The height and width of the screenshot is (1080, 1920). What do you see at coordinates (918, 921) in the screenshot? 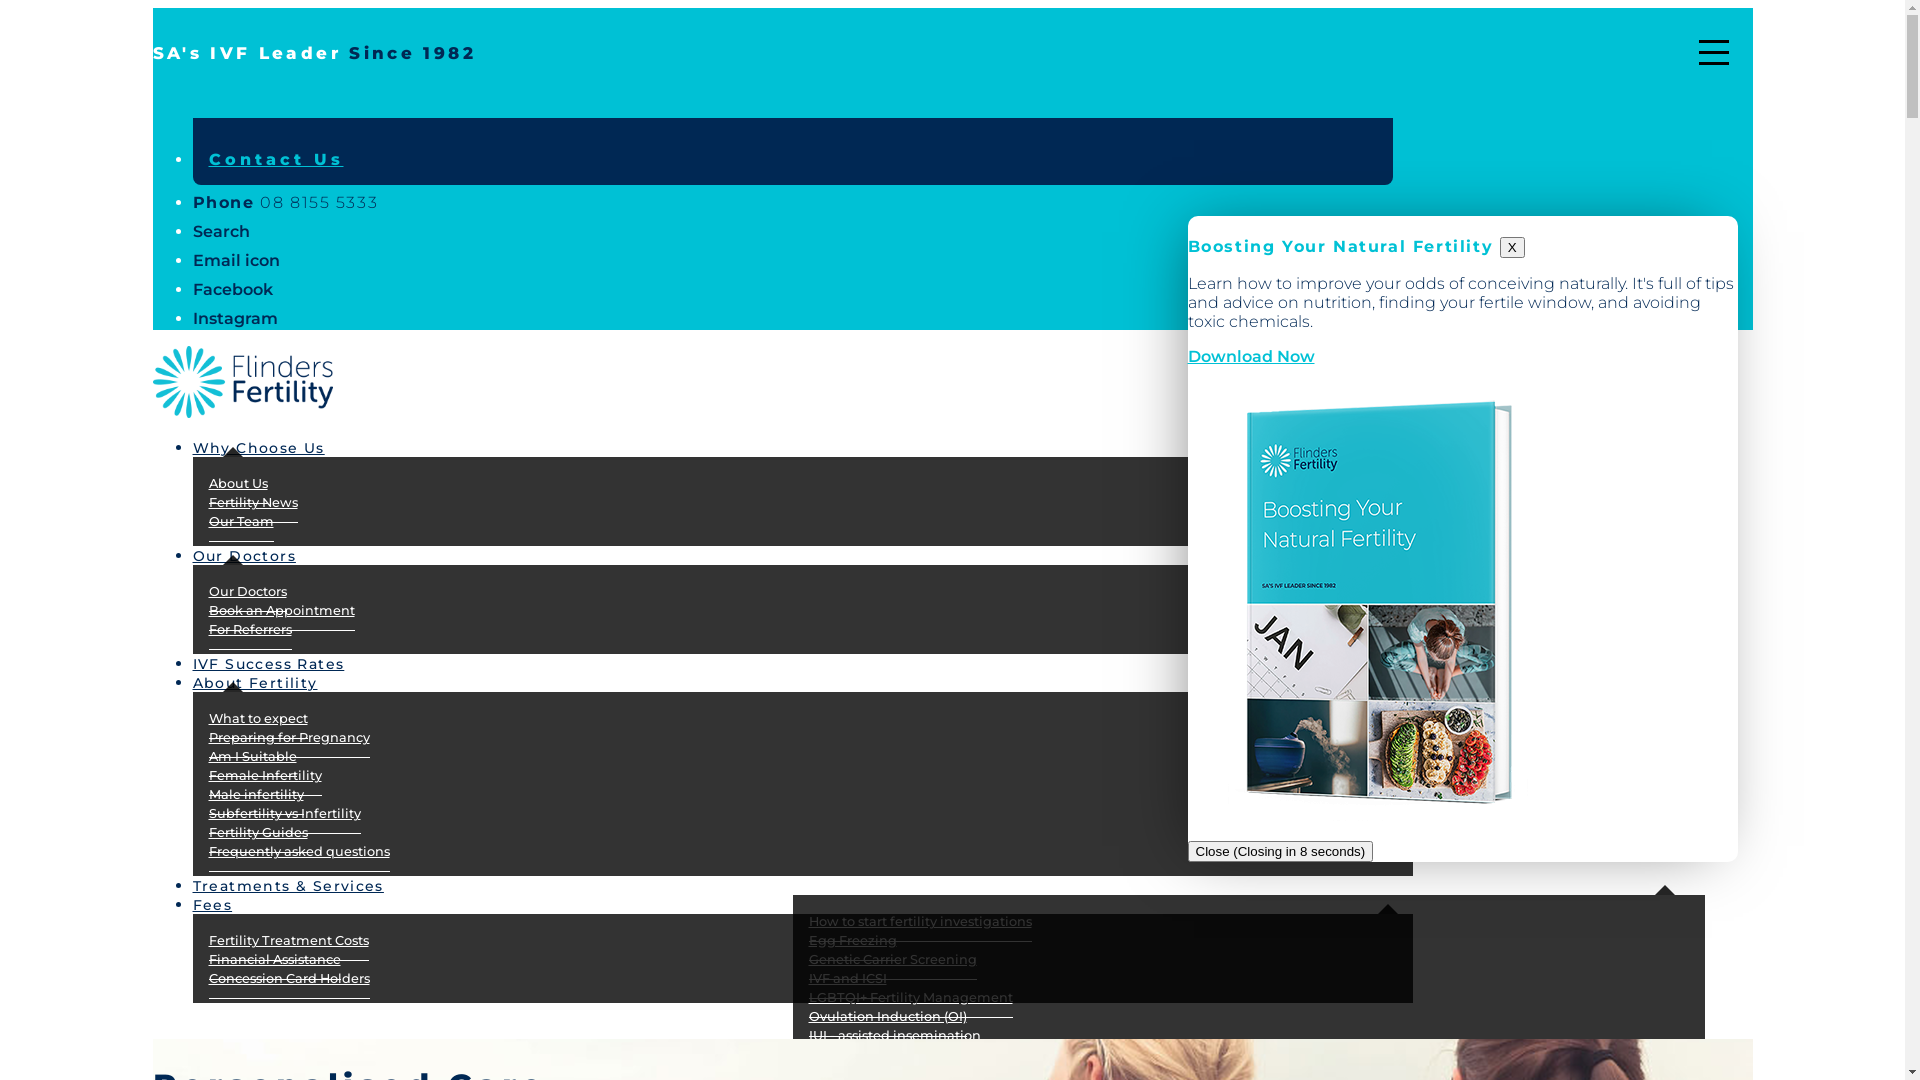
I see `'How to start fertility investigations'` at bounding box center [918, 921].